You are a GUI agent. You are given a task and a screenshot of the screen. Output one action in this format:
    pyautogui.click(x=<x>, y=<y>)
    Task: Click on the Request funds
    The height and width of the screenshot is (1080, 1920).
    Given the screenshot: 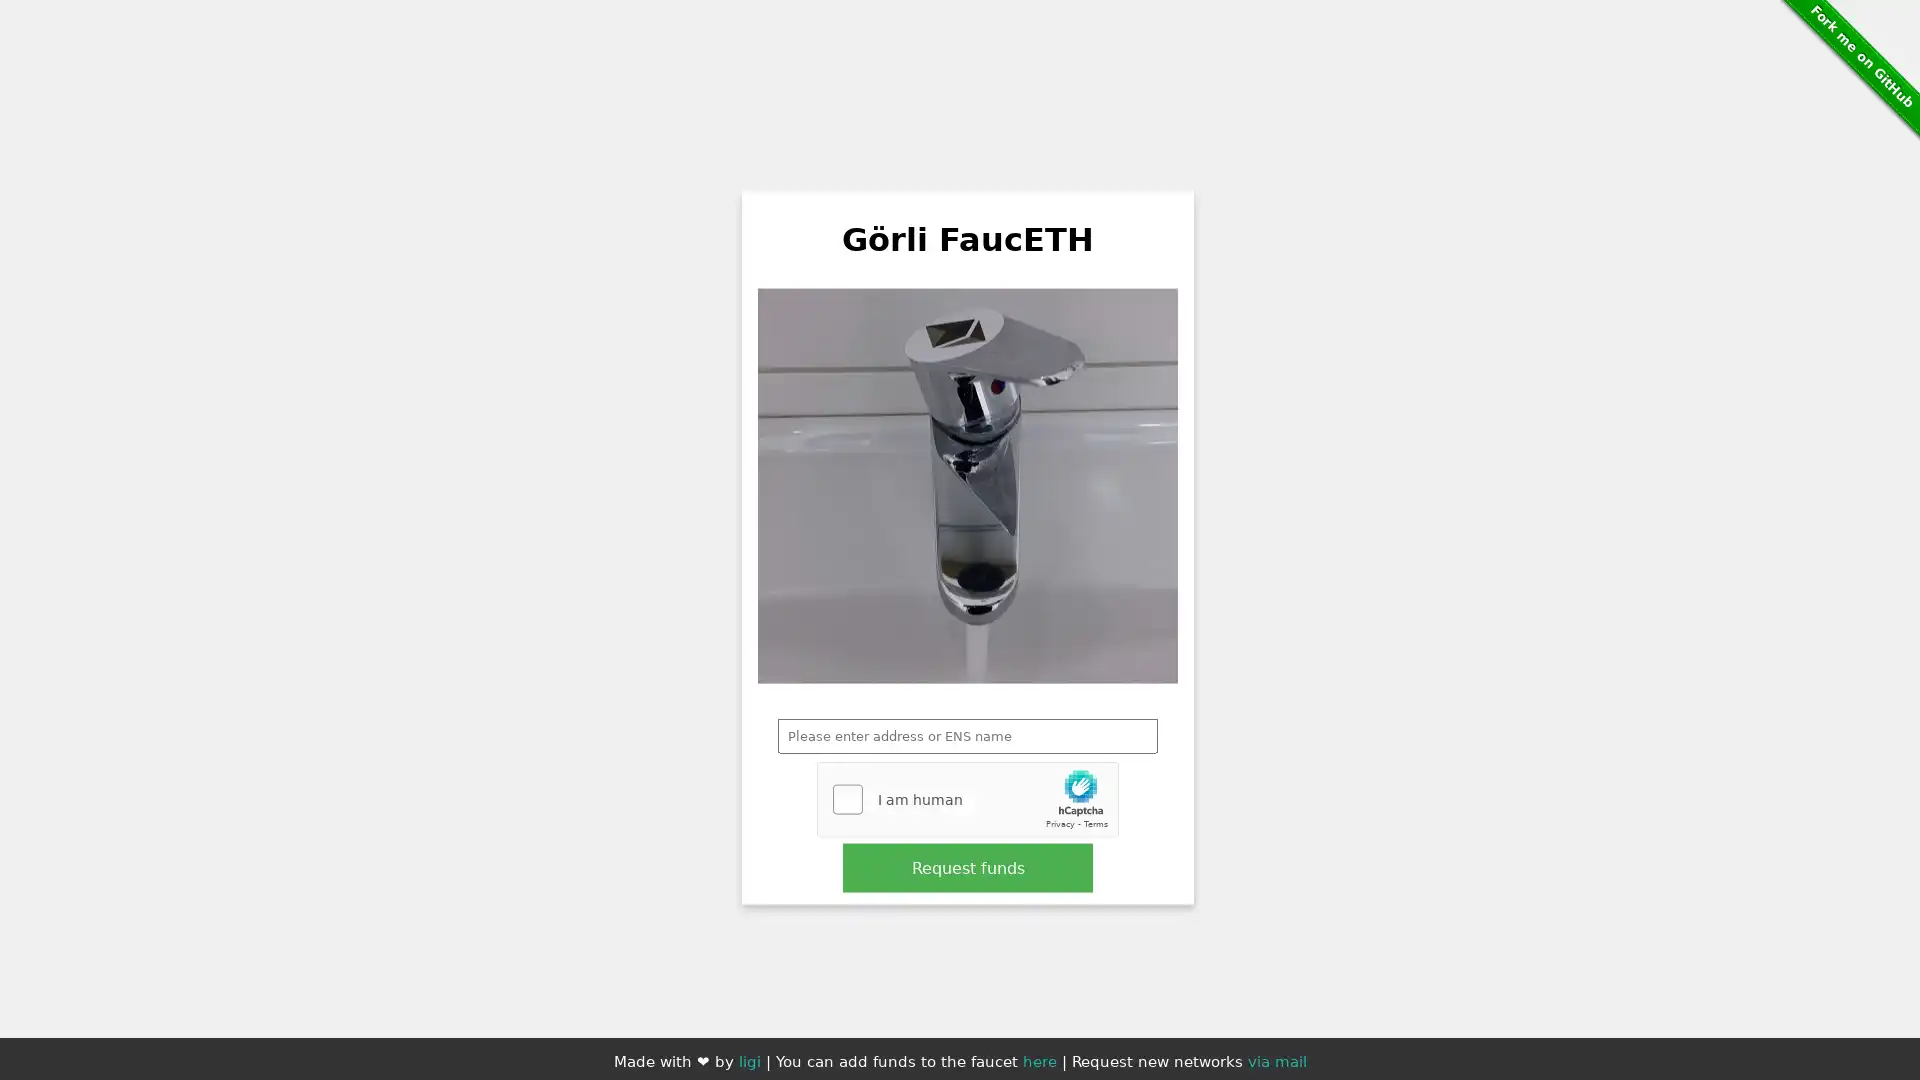 What is the action you would take?
    pyautogui.click(x=968, y=866)
    